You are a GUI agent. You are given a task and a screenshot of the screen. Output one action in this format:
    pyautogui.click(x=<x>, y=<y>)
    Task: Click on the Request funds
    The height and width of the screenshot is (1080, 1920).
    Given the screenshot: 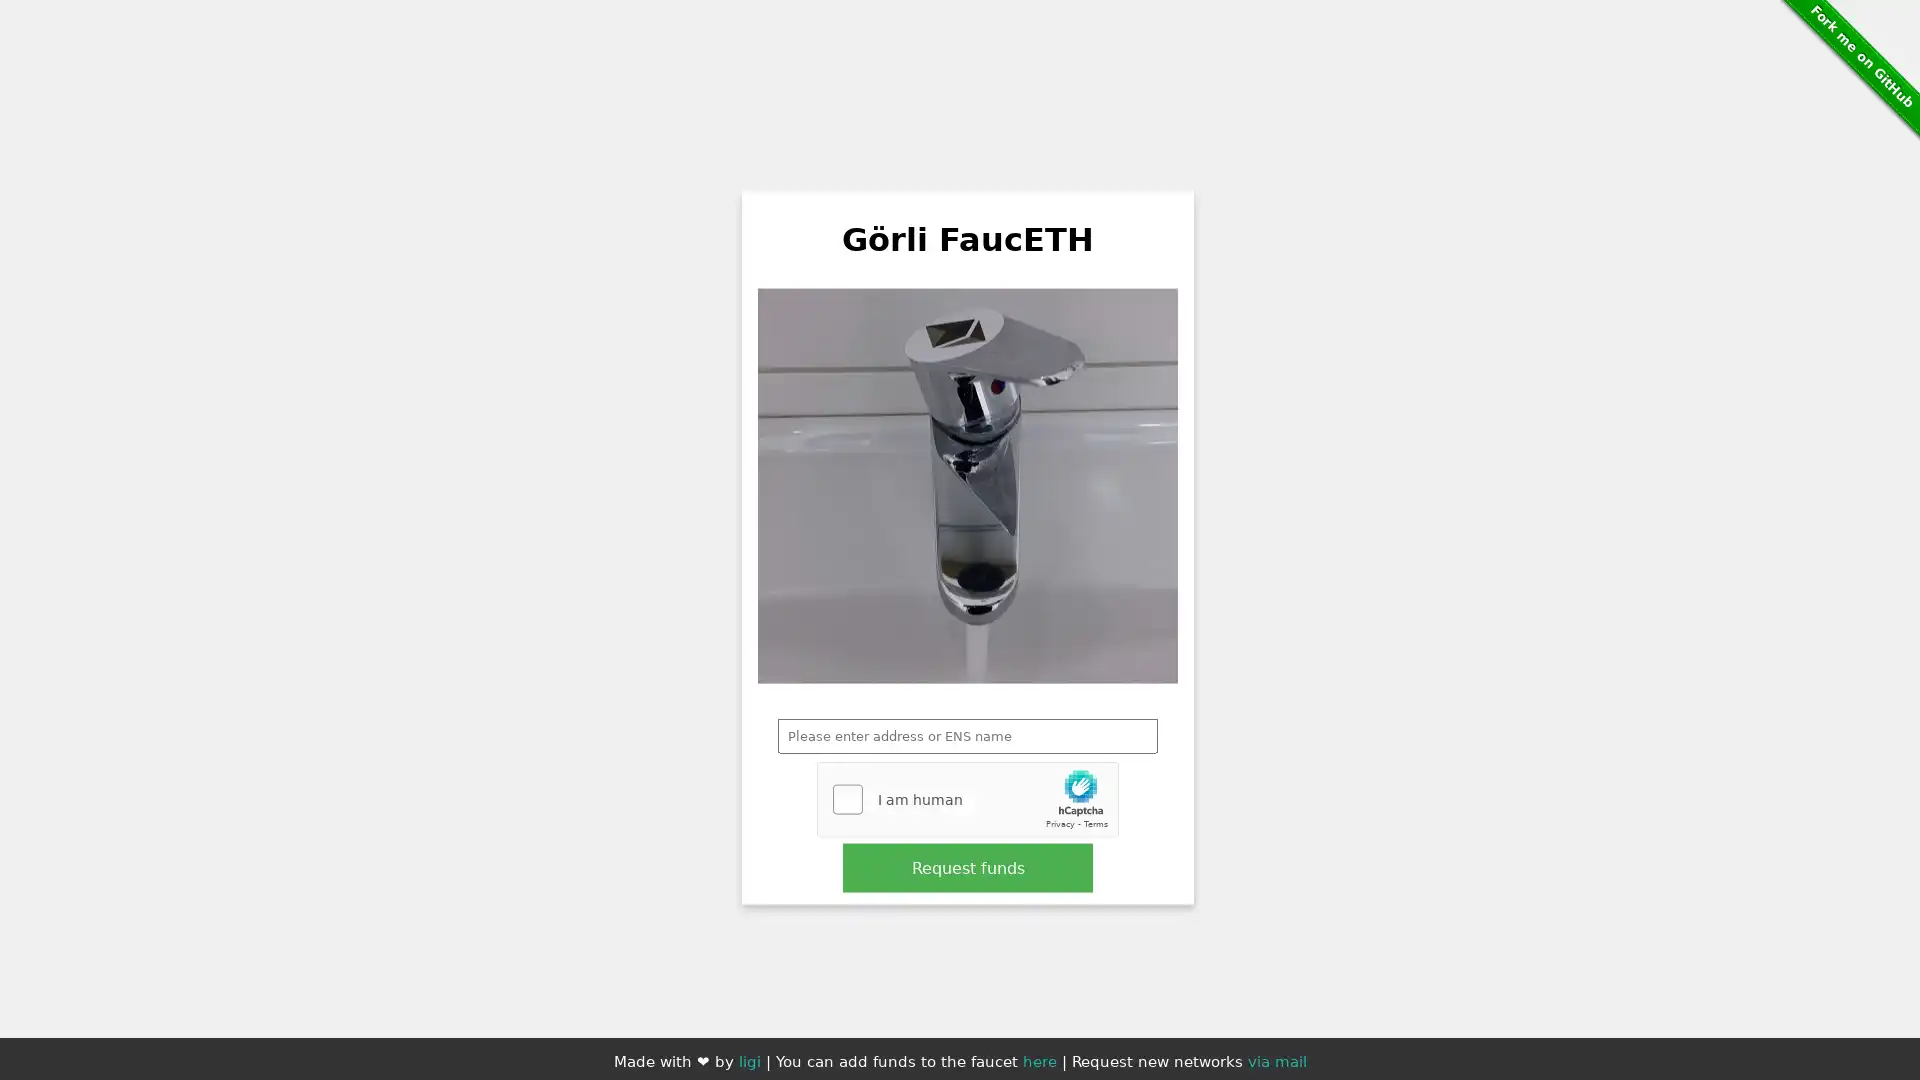 What is the action you would take?
    pyautogui.click(x=968, y=866)
    